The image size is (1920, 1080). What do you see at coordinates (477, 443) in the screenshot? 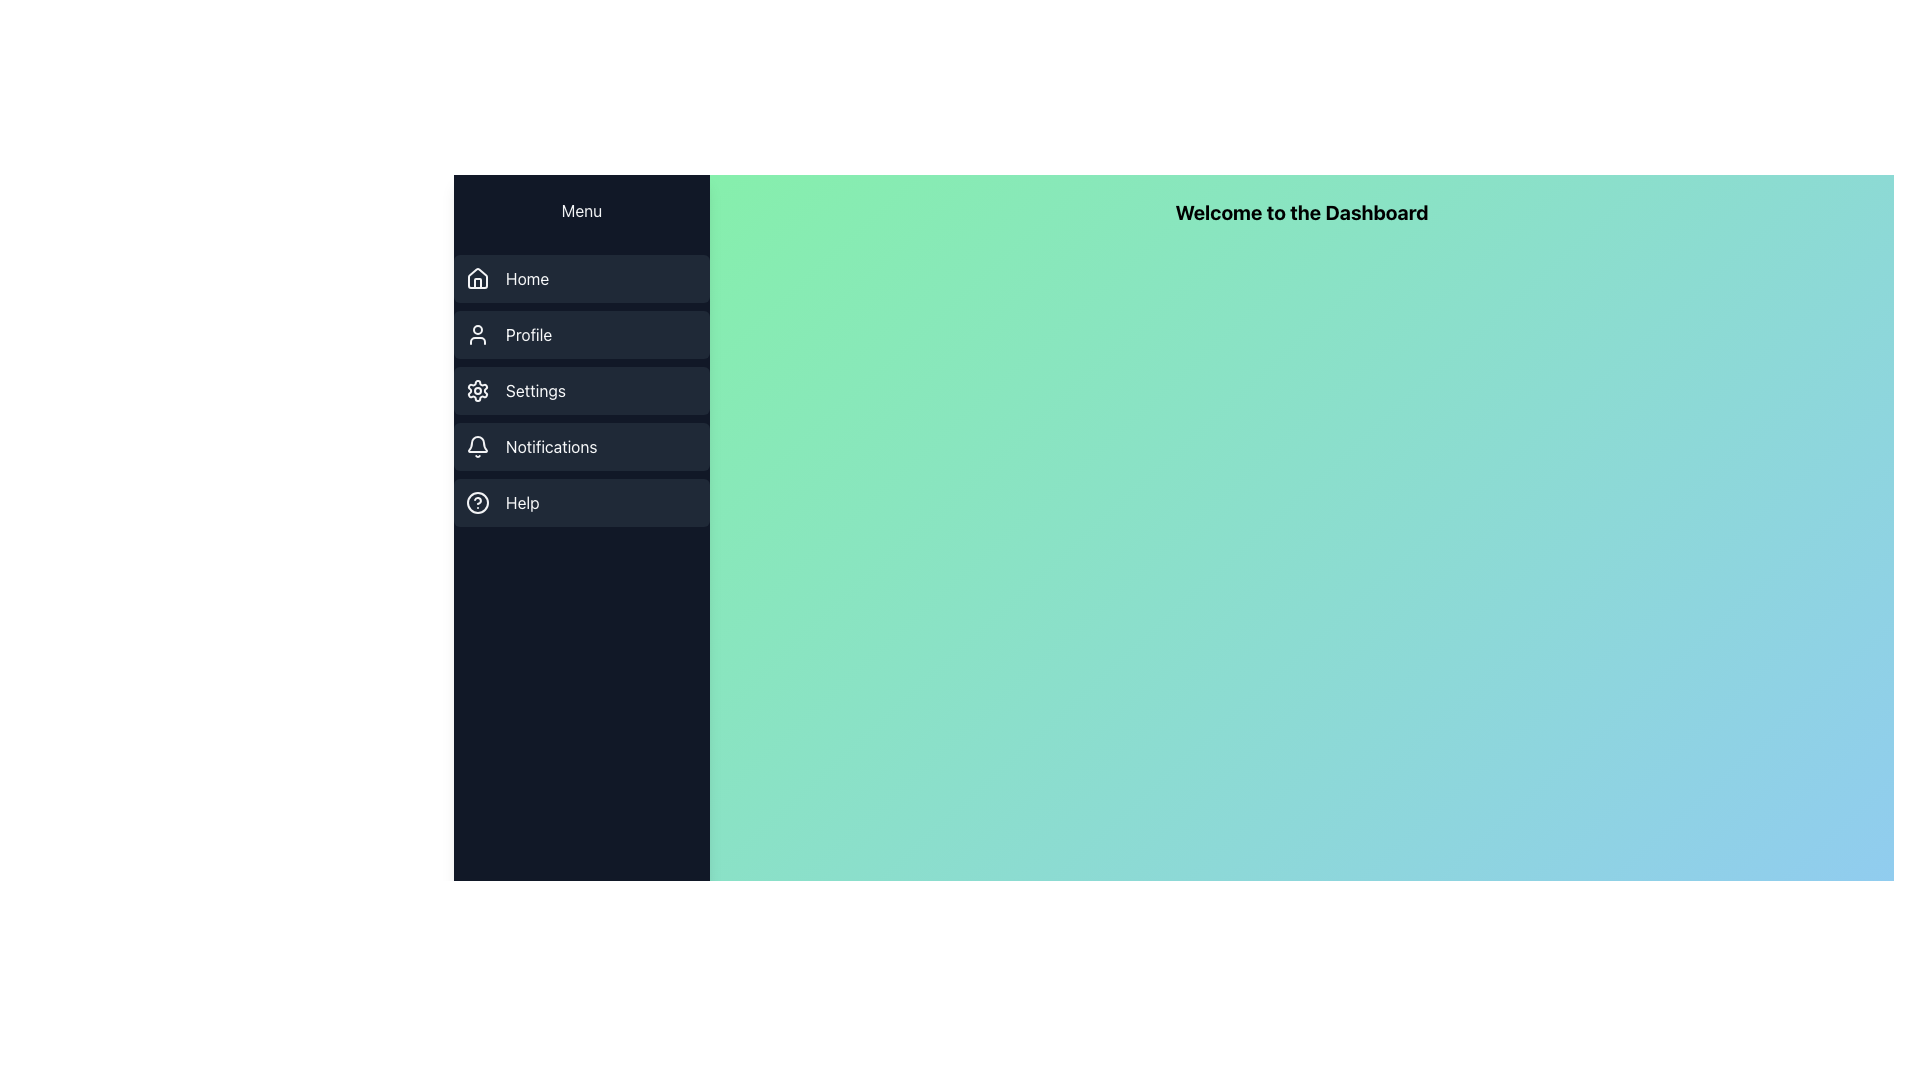
I see `the bell icon for notifications located in the vertical sidebar, which is the fourth menu item from the top` at bounding box center [477, 443].